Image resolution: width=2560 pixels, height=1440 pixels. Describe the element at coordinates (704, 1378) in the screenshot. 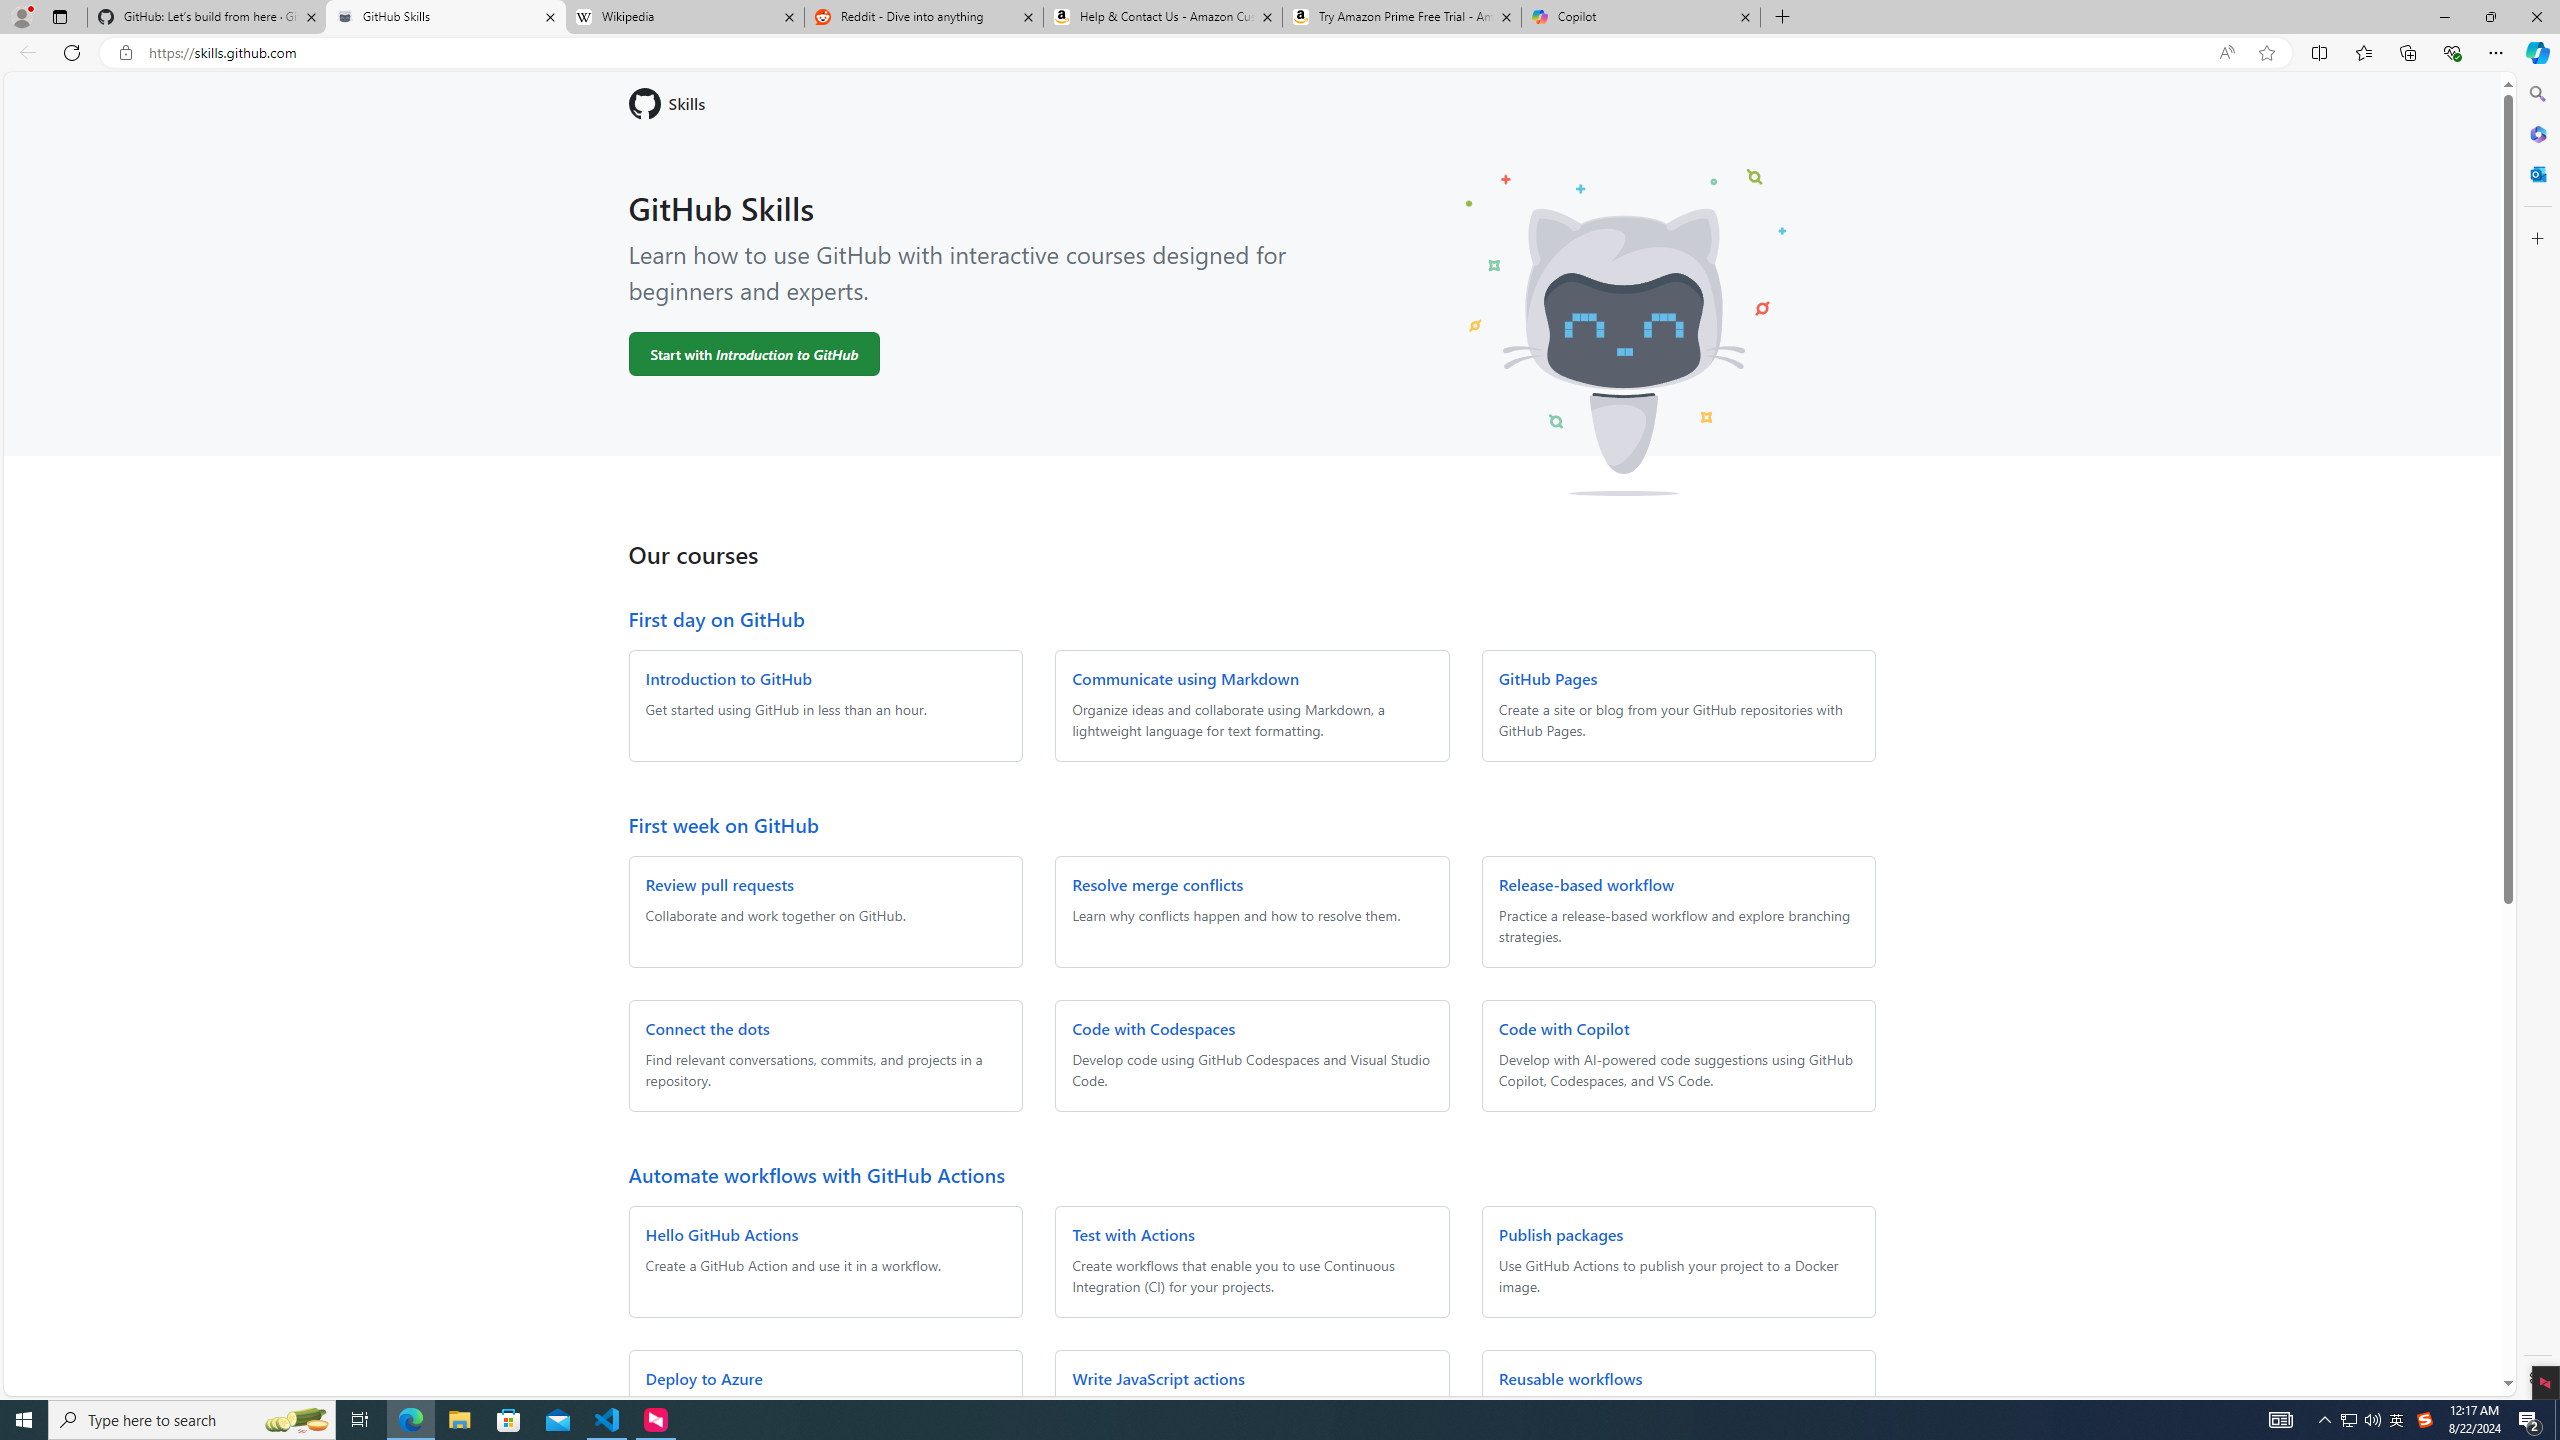

I see `'Deploy to Azure'` at that location.